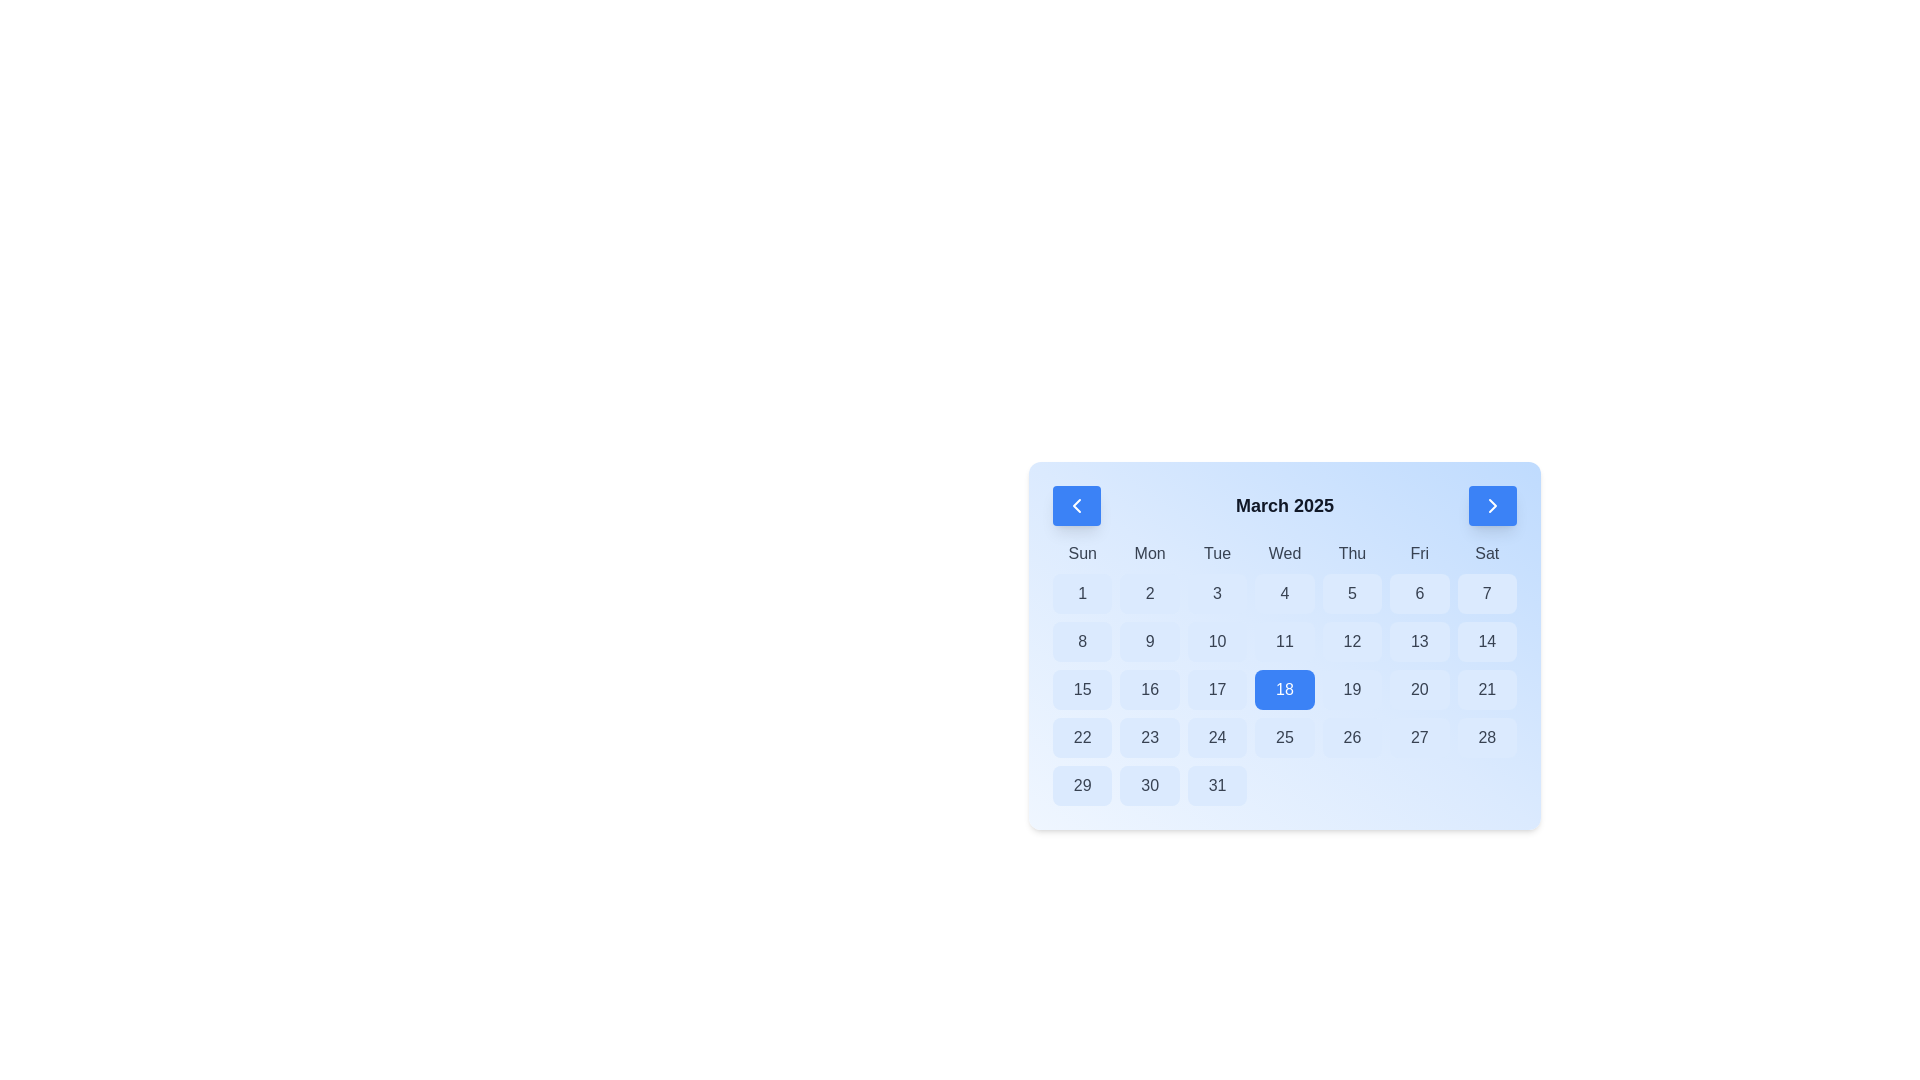 This screenshot has width=1920, height=1080. What do you see at coordinates (1418, 641) in the screenshot?
I see `the light blue square button with rounded corners labeled '13' under 'Fri'` at bounding box center [1418, 641].